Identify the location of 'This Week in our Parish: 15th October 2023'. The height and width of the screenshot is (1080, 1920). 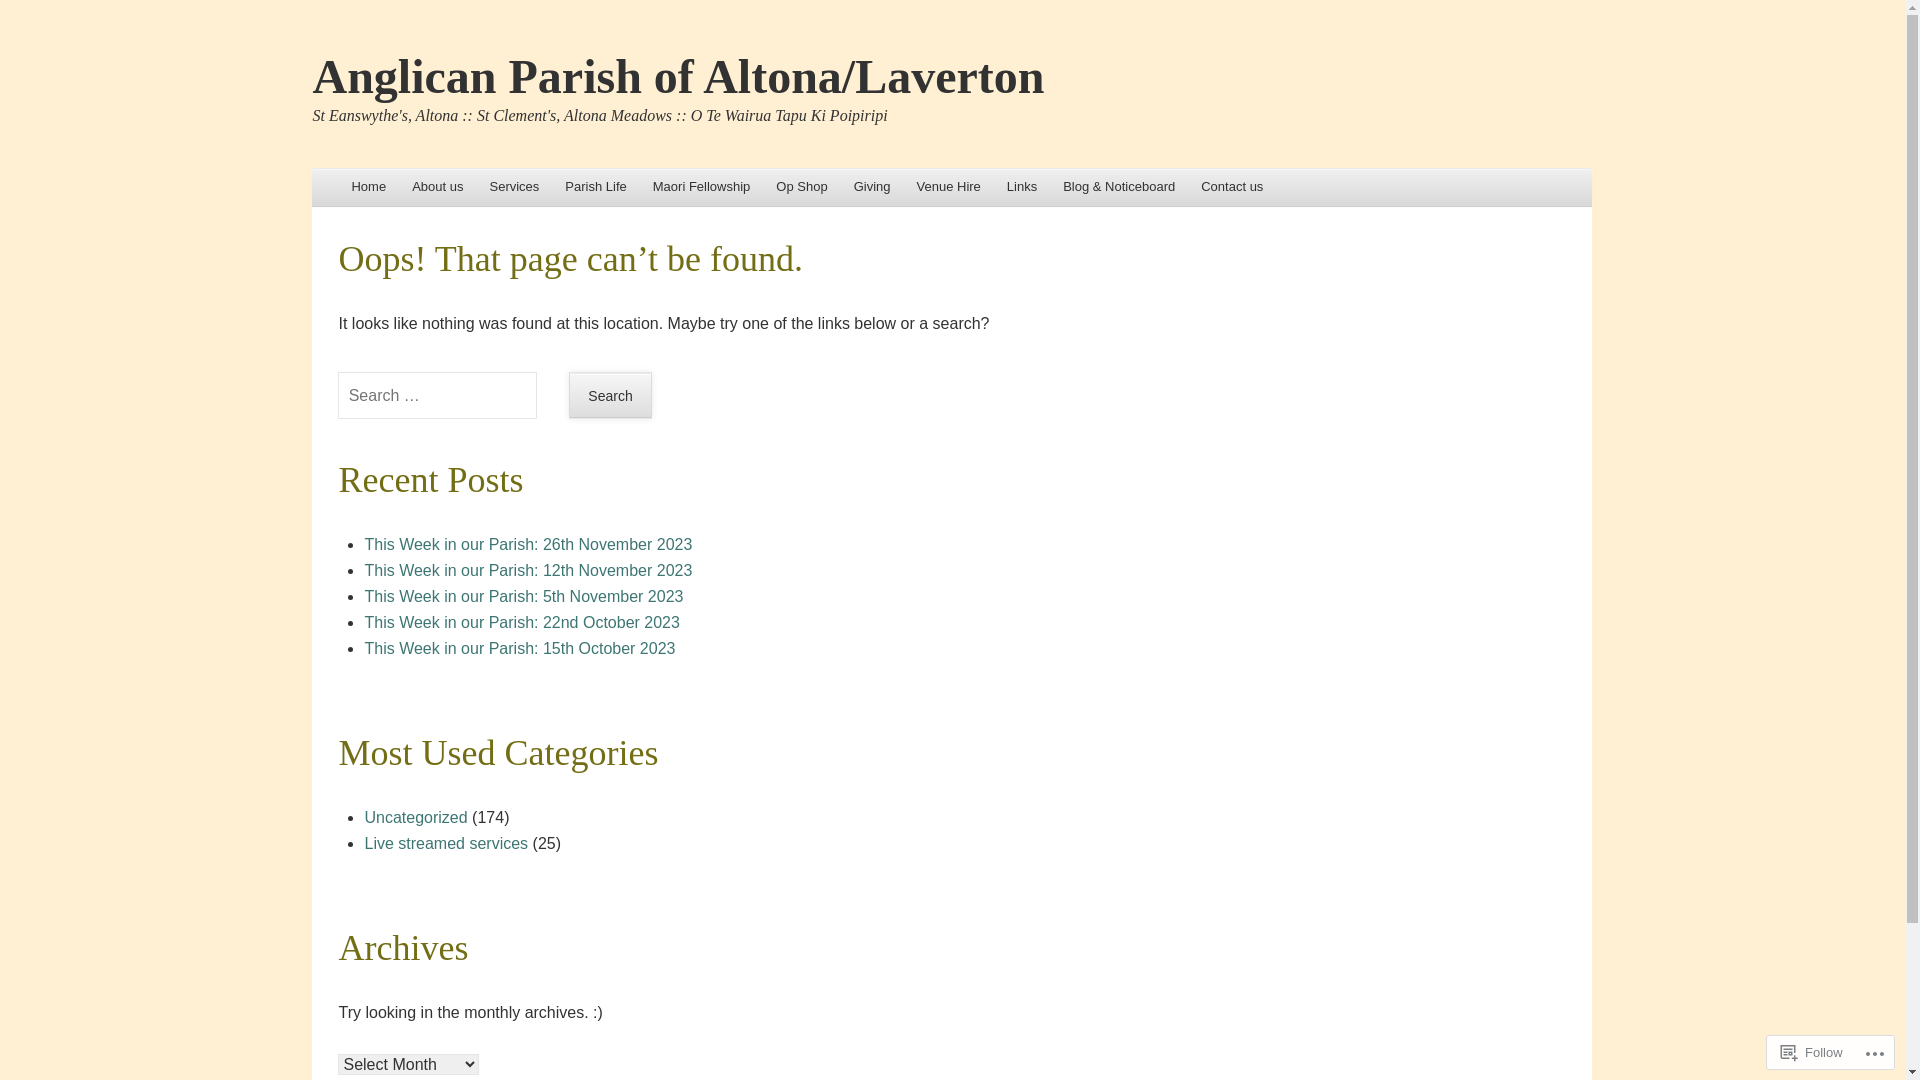
(519, 648).